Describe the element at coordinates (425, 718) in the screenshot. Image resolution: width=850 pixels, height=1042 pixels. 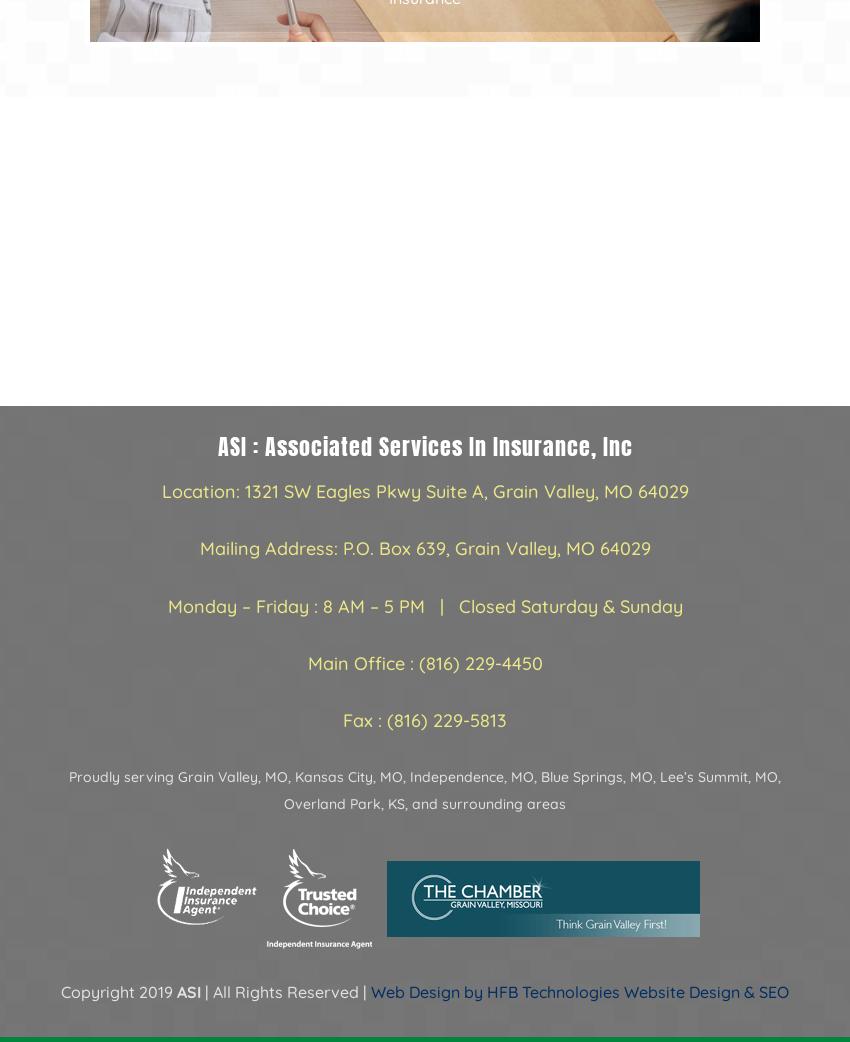
I see `'Fax : (816) 229-5813'` at that location.